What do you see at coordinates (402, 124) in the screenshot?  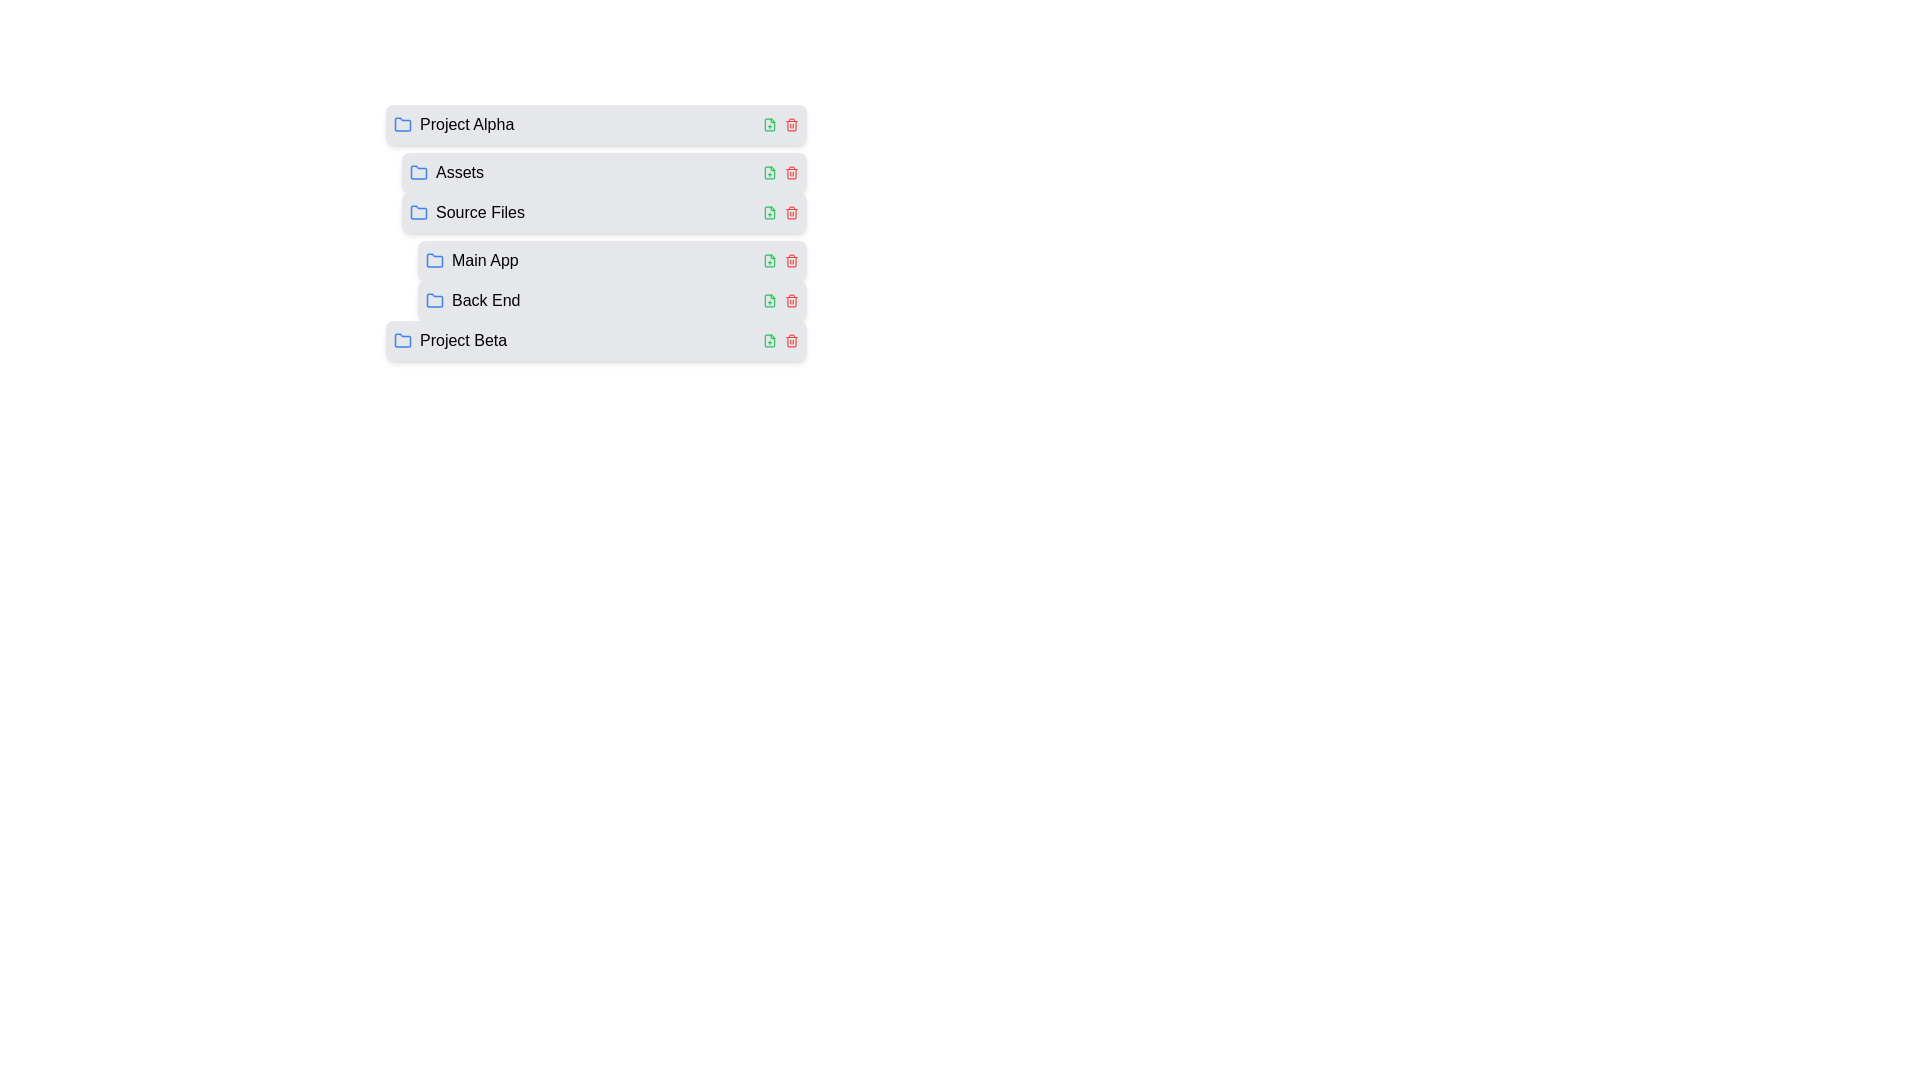 I see `the blue folder icon located to the immediate left of the 'Project Alpha' text` at bounding box center [402, 124].